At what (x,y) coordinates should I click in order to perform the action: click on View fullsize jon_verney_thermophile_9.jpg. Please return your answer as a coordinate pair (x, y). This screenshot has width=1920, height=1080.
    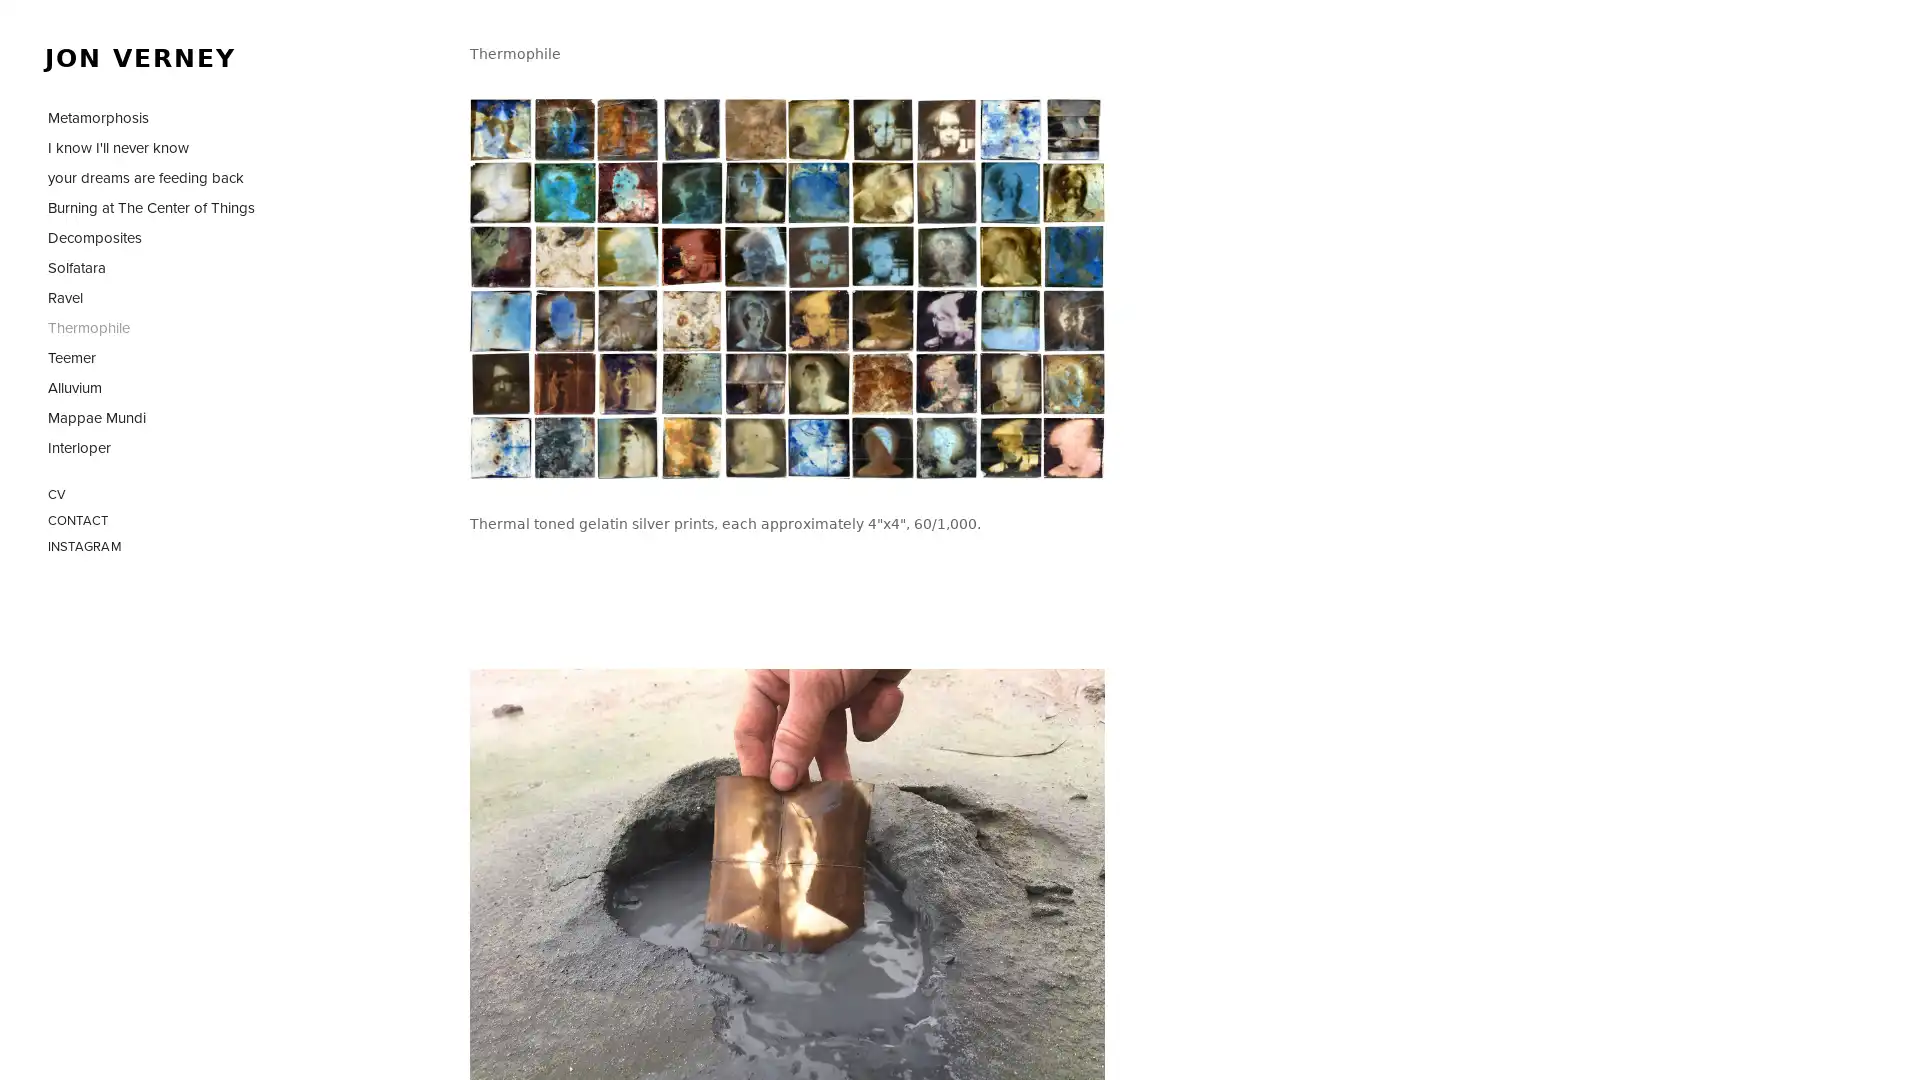
    Looking at the image, I should click on (819, 192).